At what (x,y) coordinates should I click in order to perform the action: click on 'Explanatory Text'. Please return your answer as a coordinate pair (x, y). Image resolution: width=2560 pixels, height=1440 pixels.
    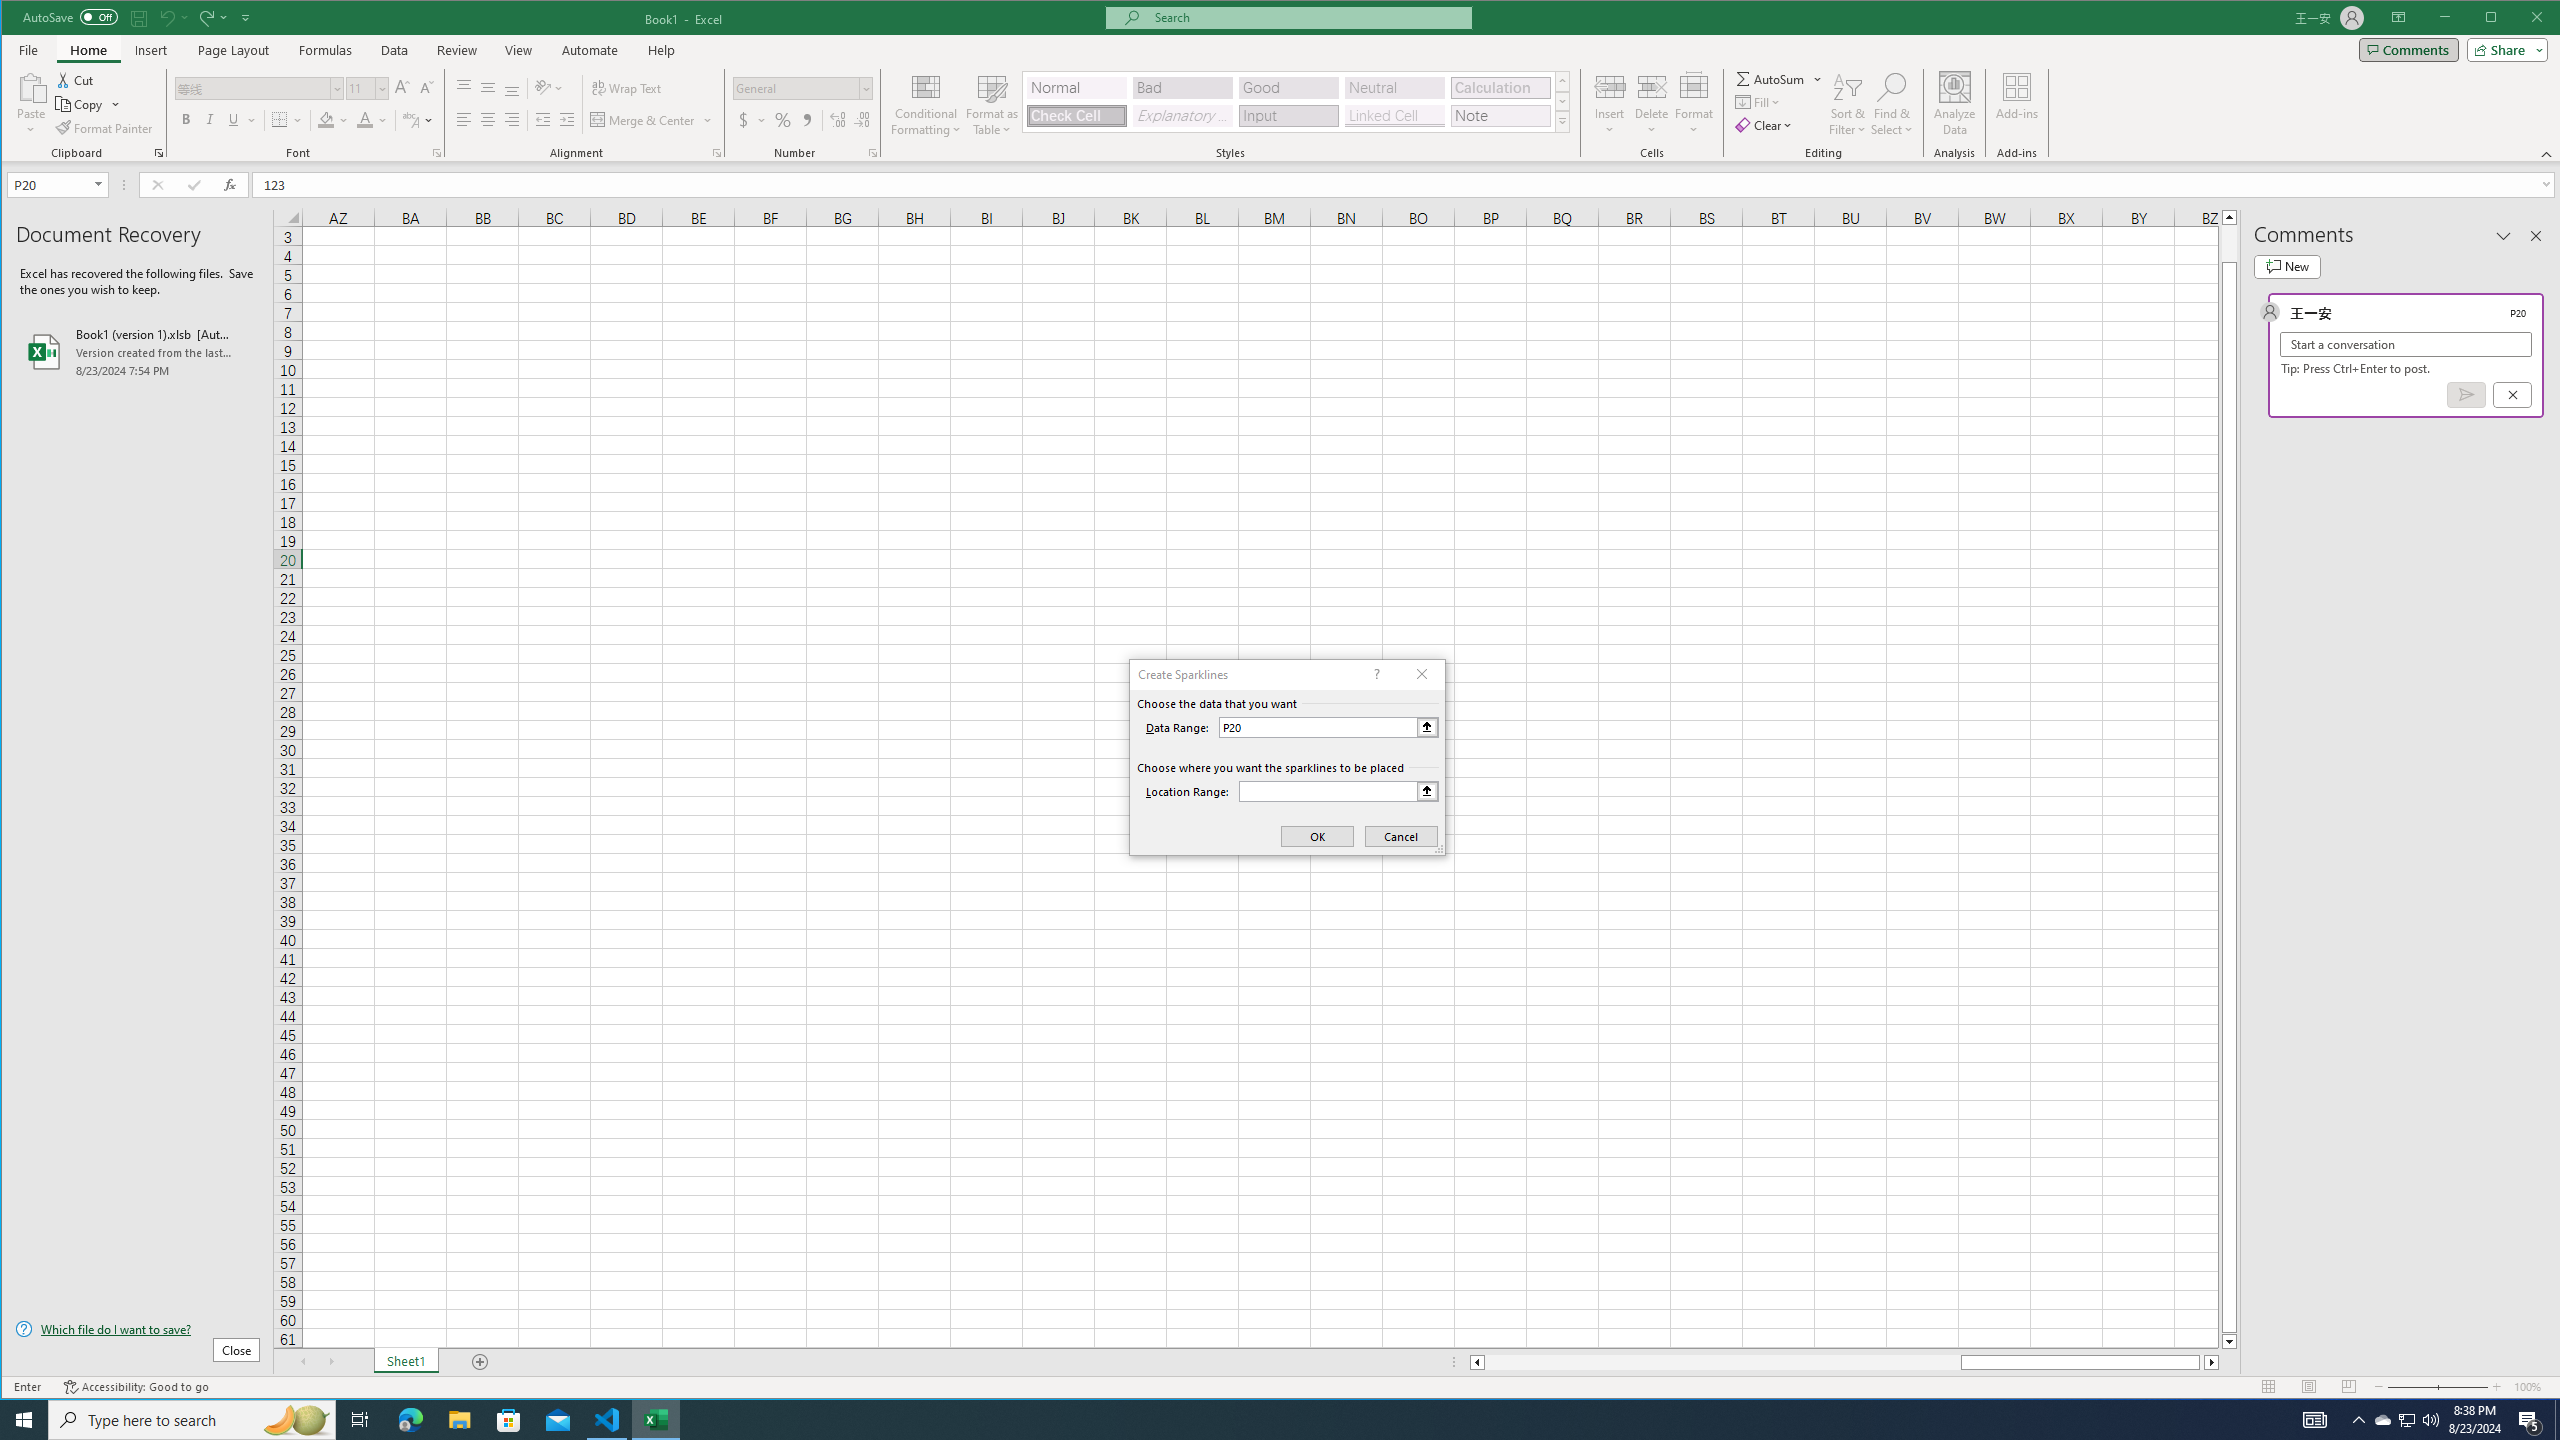
    Looking at the image, I should click on (1182, 114).